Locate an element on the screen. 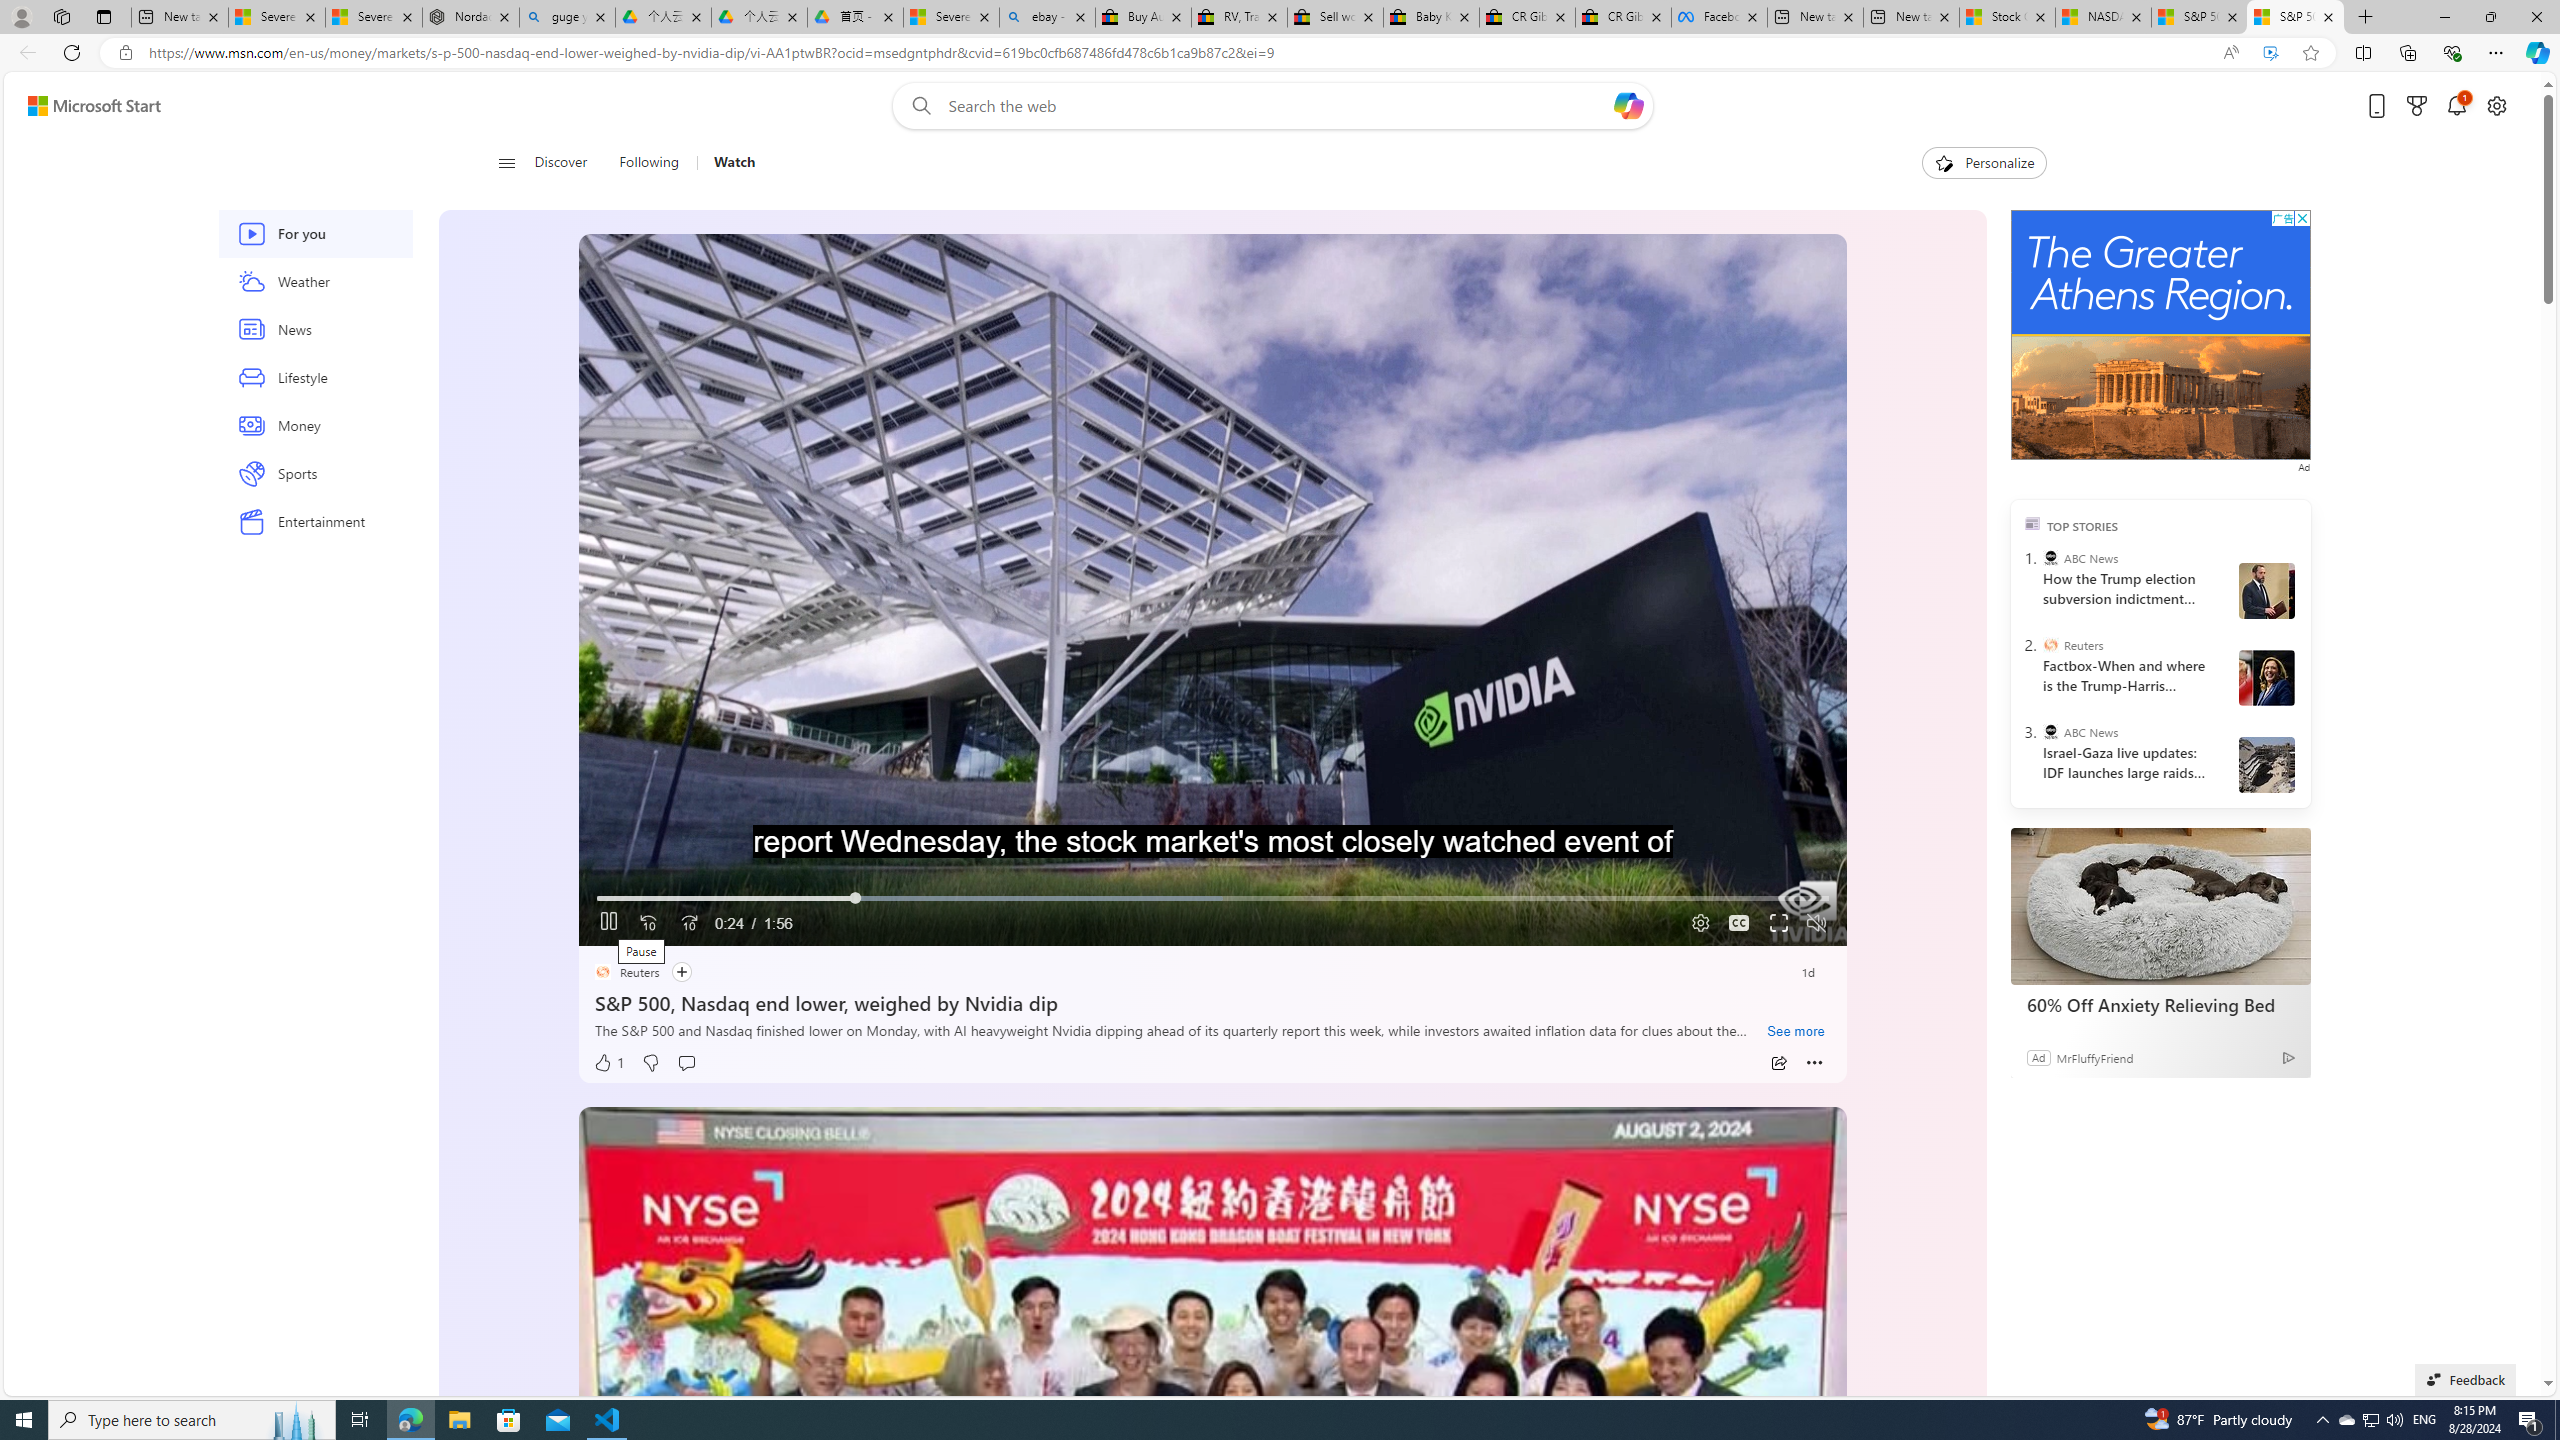 The width and height of the screenshot is (2560, 1440). 'guge yunpan - Search' is located at coordinates (567, 16).